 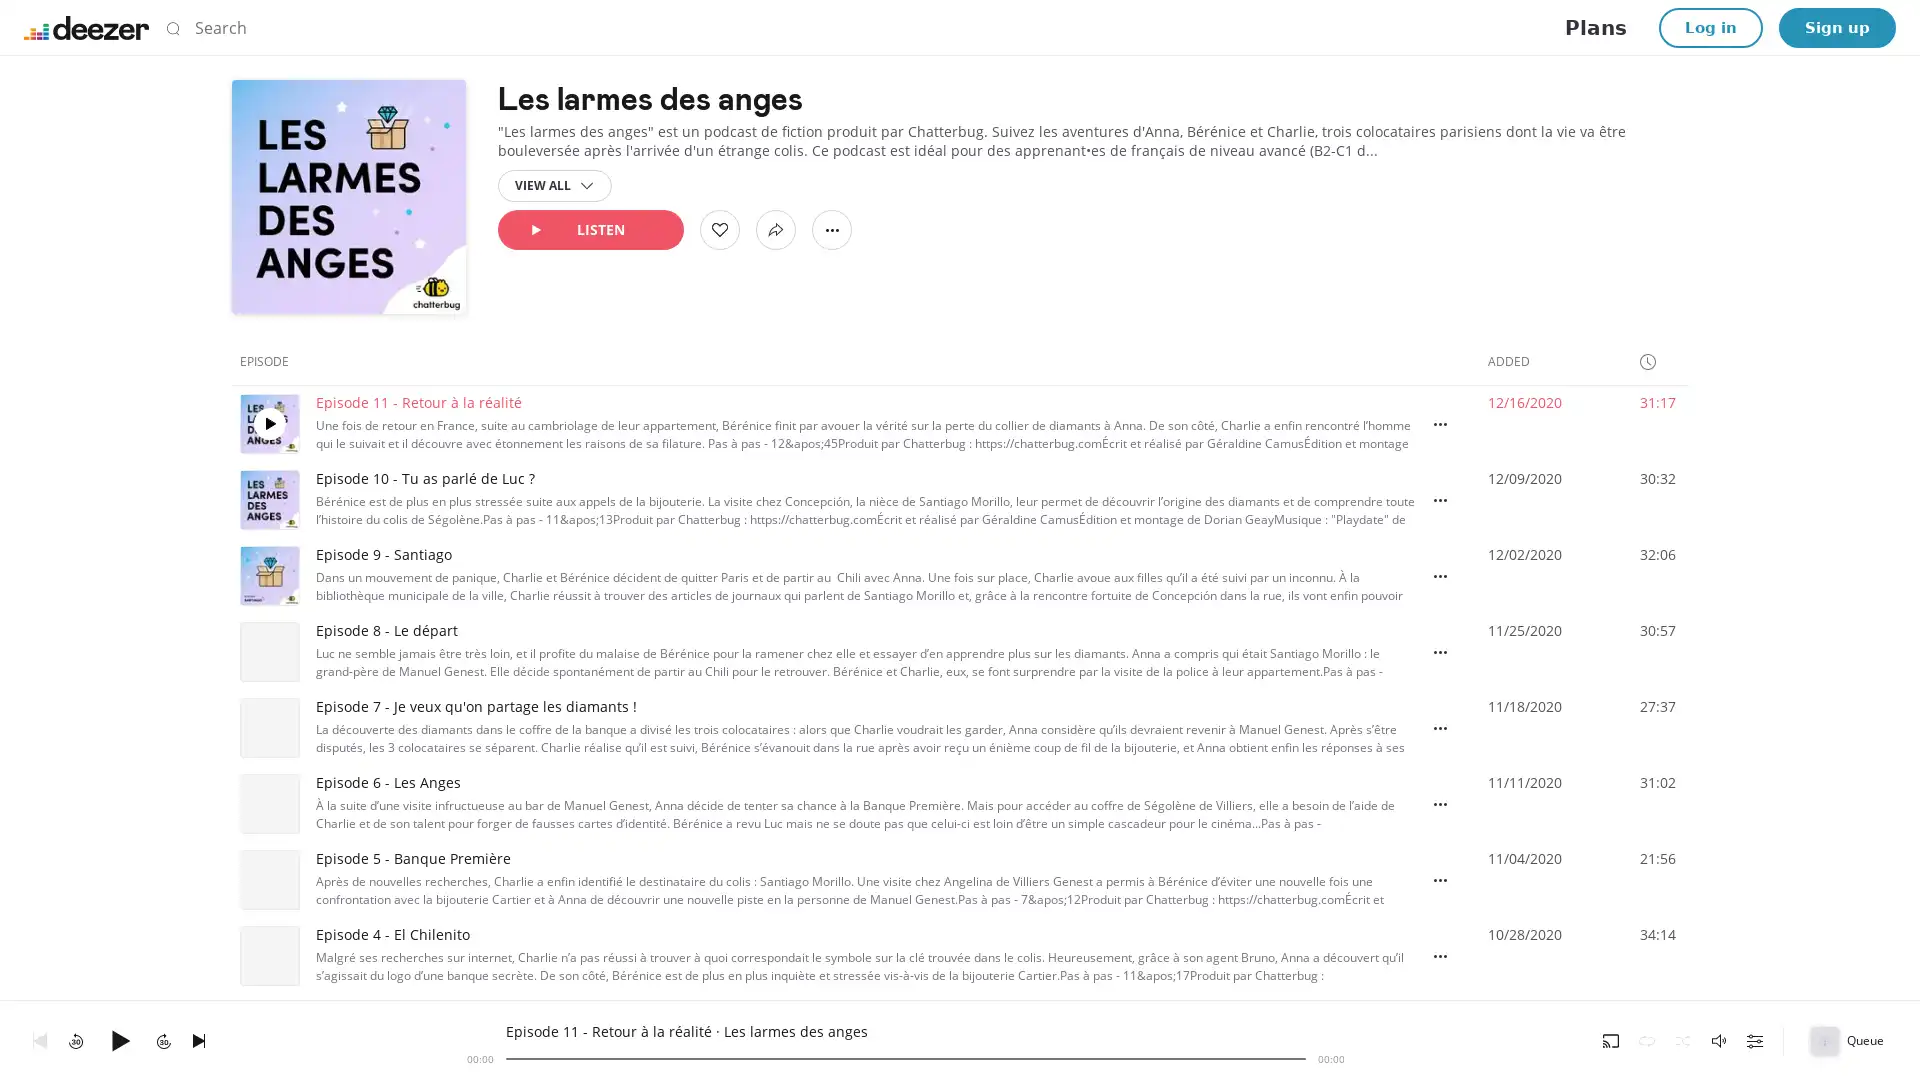 What do you see at coordinates (268, 802) in the screenshot?
I see `Play Episode 6 - Les Anges by Les larmes des anges` at bounding box center [268, 802].